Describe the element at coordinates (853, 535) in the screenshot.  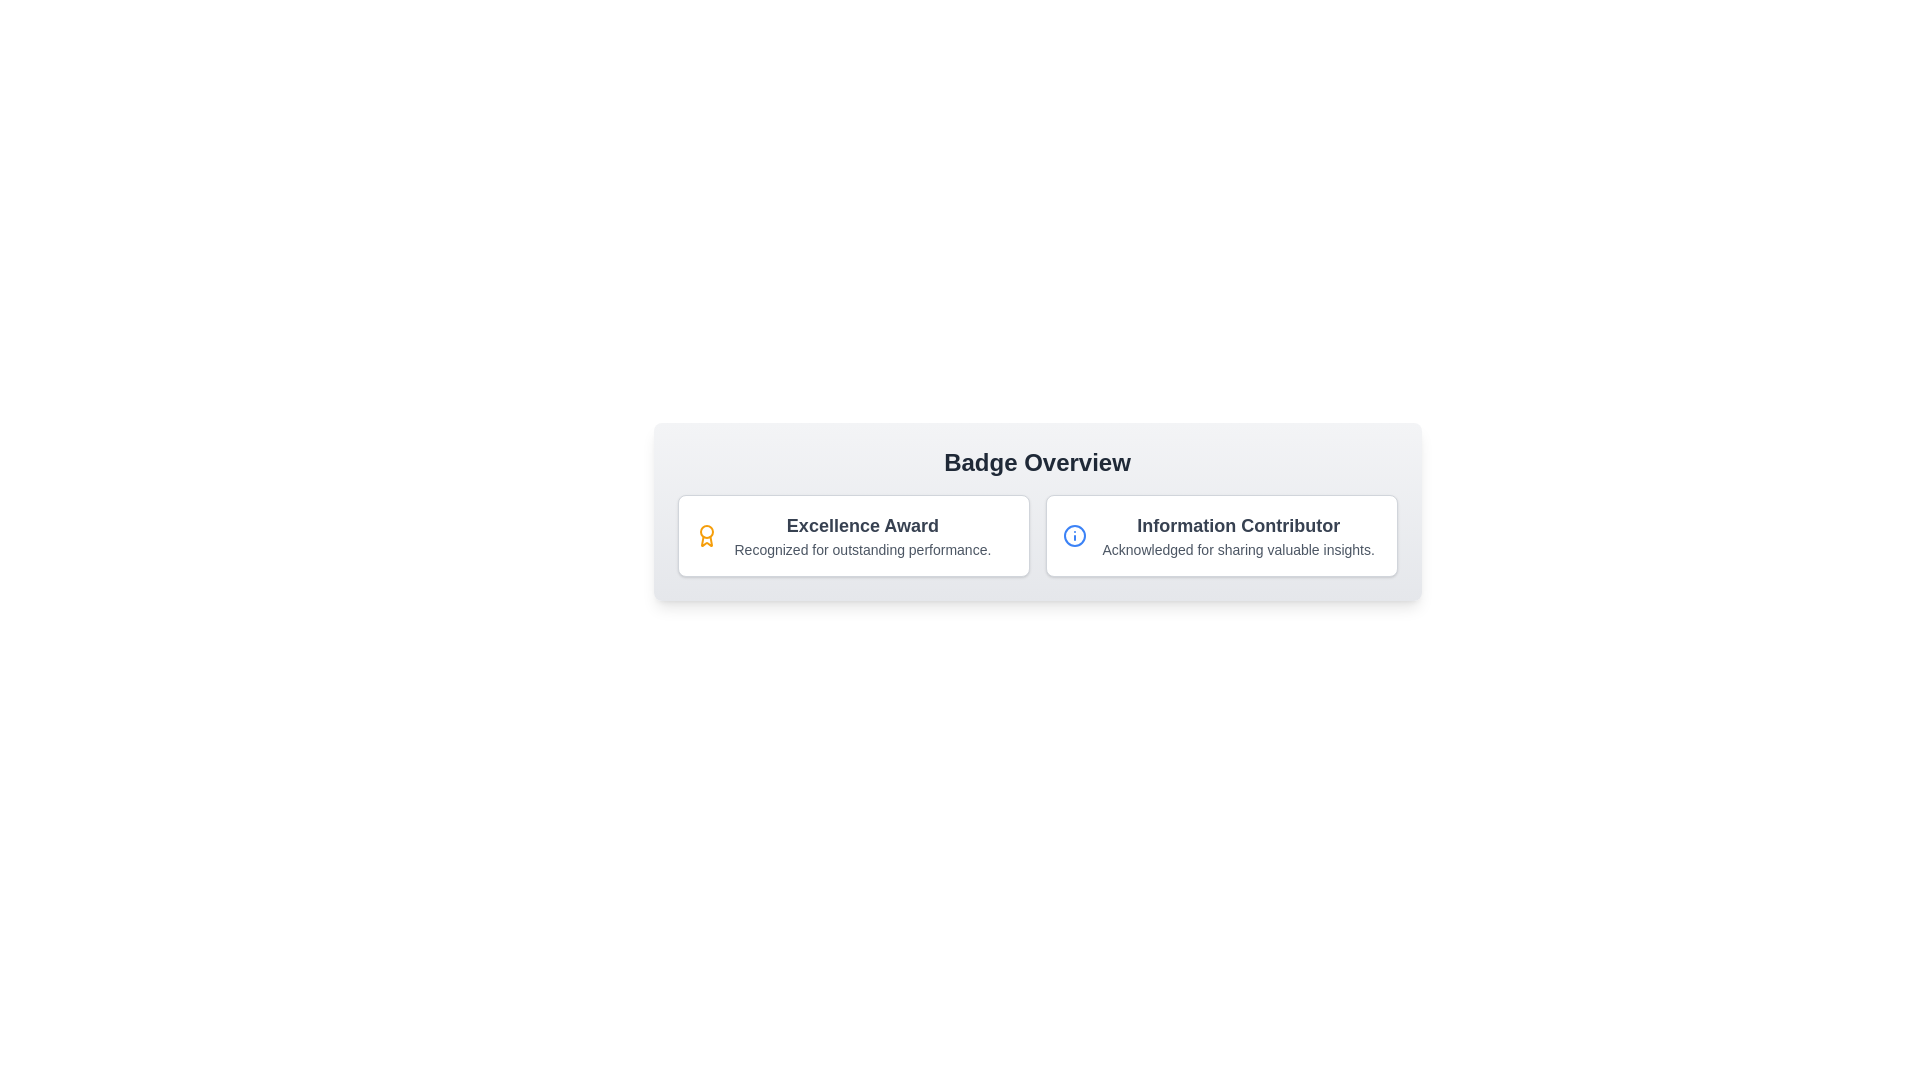
I see `the first badge display element, which shows an award-related badge with a brief title and description` at that location.